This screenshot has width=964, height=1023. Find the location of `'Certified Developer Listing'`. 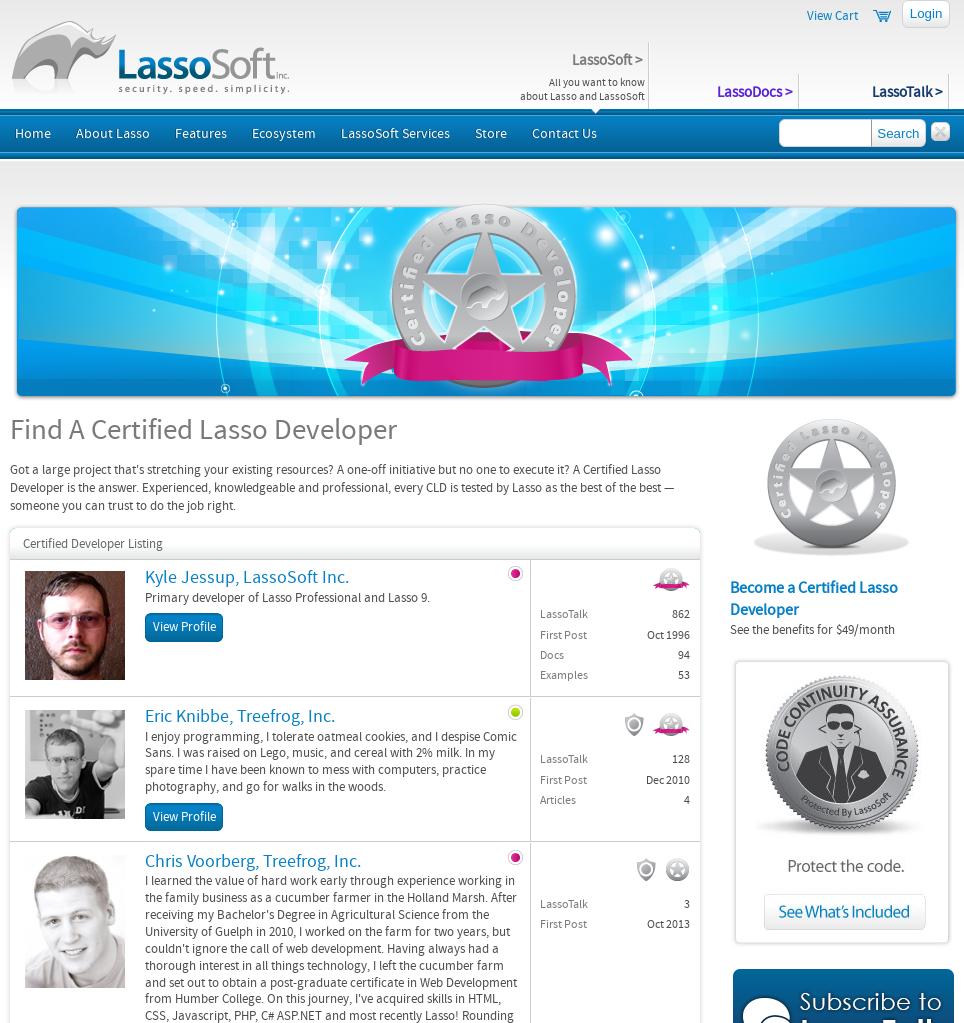

'Certified Developer Listing' is located at coordinates (92, 542).